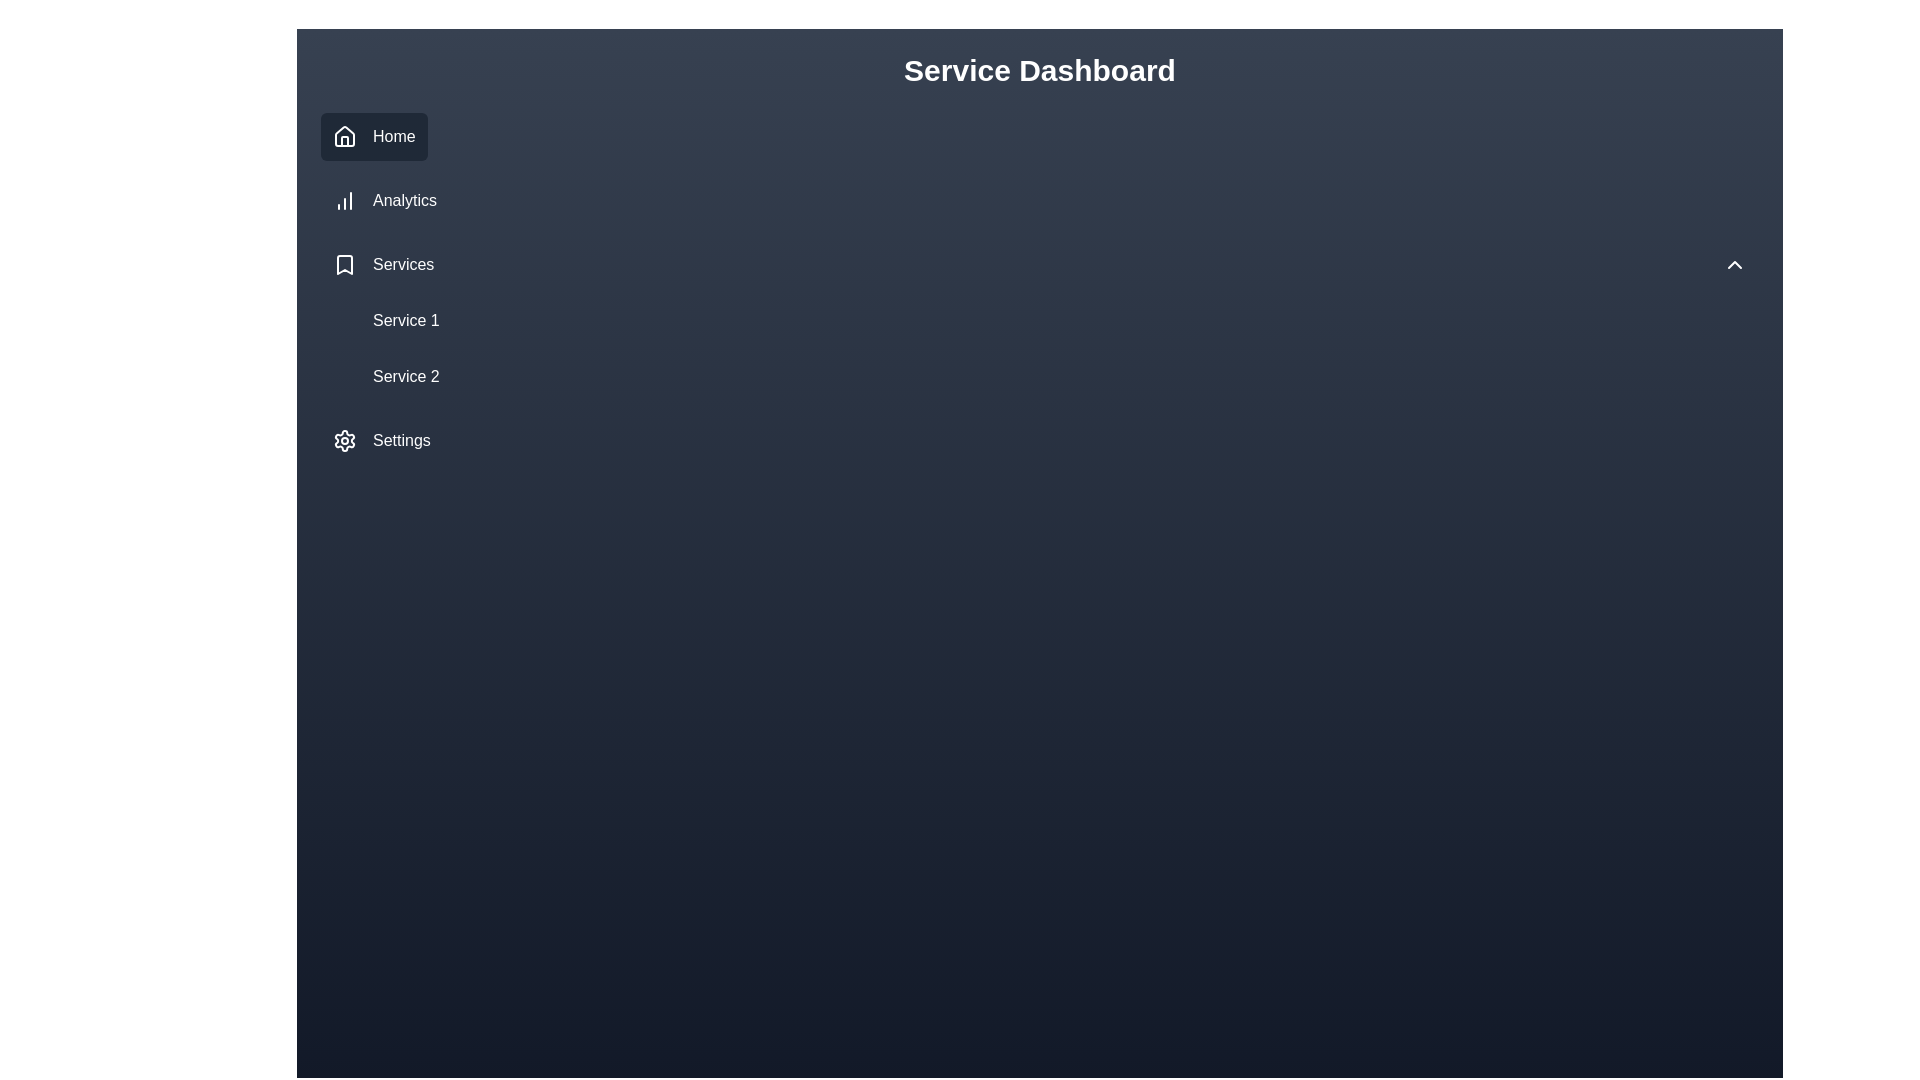  What do you see at coordinates (345, 136) in the screenshot?
I see `the 'Home' navigation icon located on the left sidebar, adjacent to the text 'Home' and above the 'Analytics' menu item` at bounding box center [345, 136].